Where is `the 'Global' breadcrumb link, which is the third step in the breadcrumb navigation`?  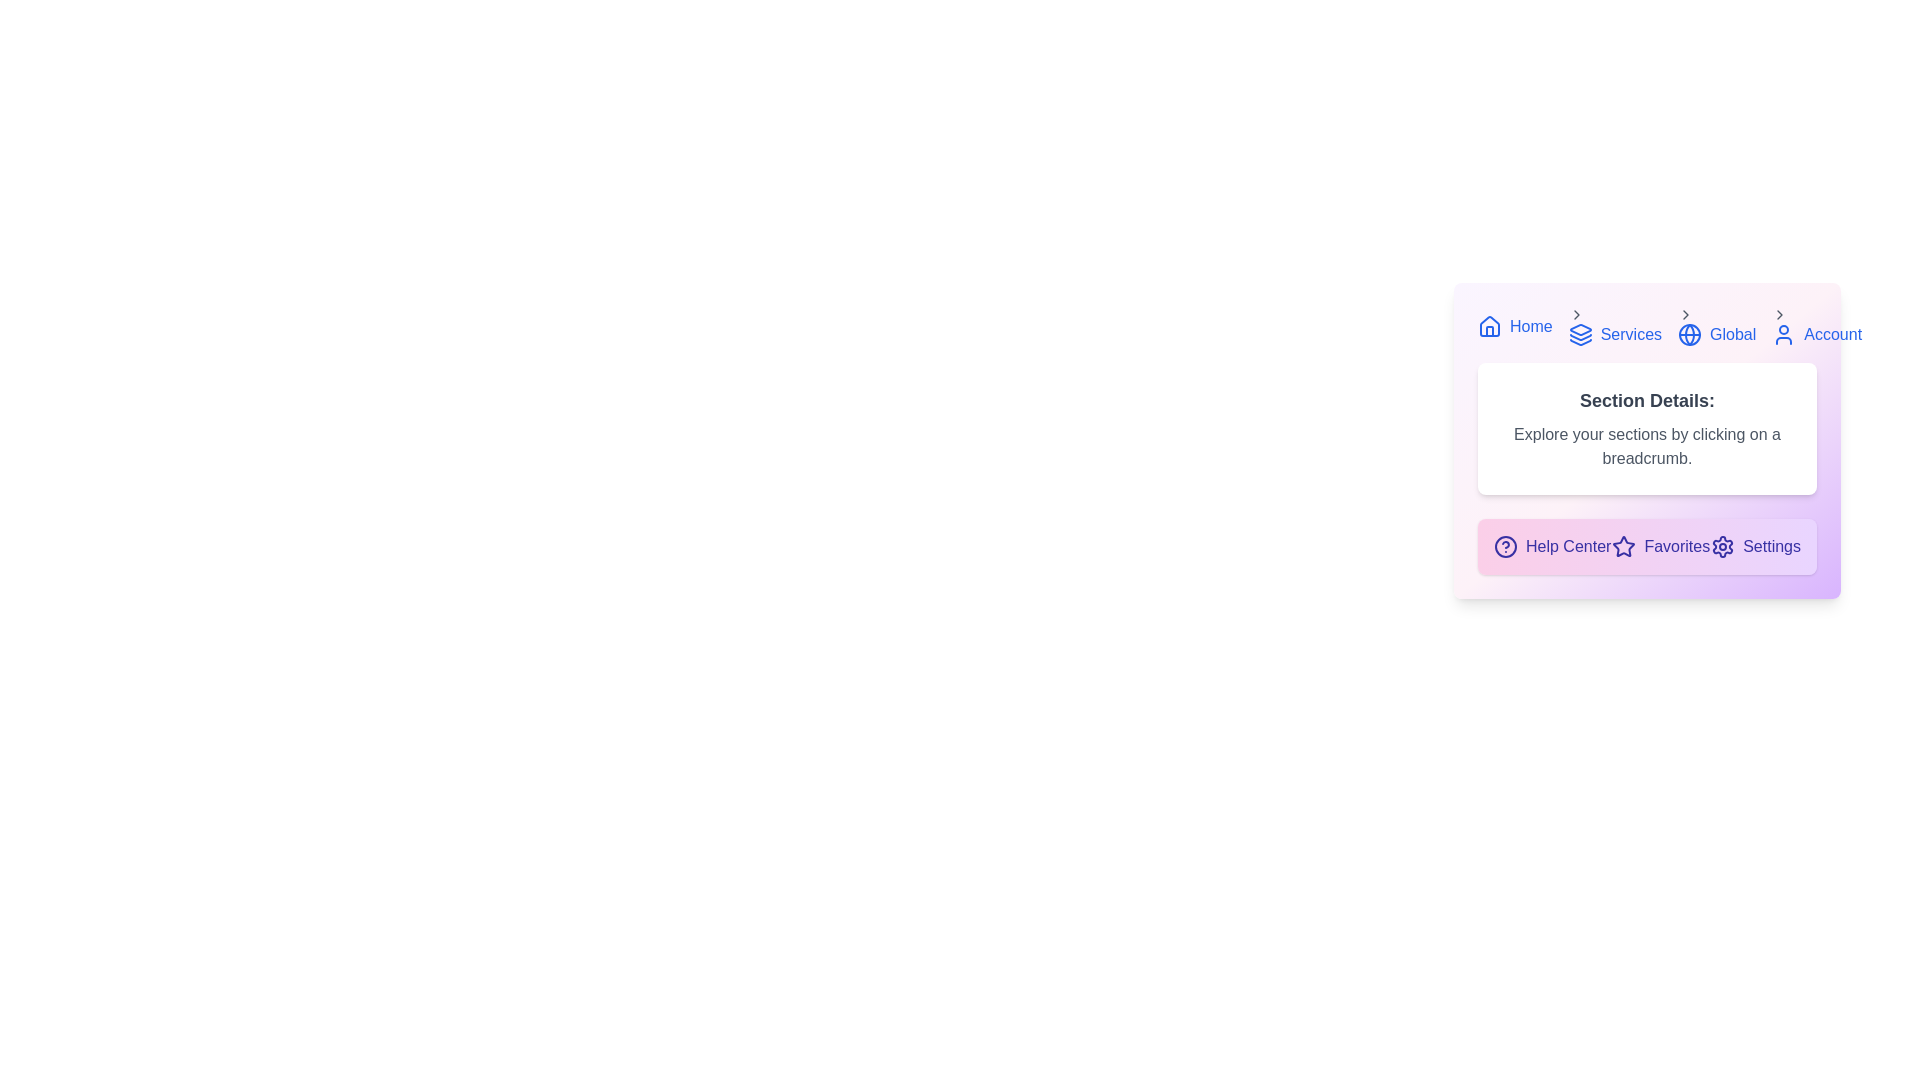
the 'Global' breadcrumb link, which is the third step in the breadcrumb navigation is located at coordinates (1716, 326).